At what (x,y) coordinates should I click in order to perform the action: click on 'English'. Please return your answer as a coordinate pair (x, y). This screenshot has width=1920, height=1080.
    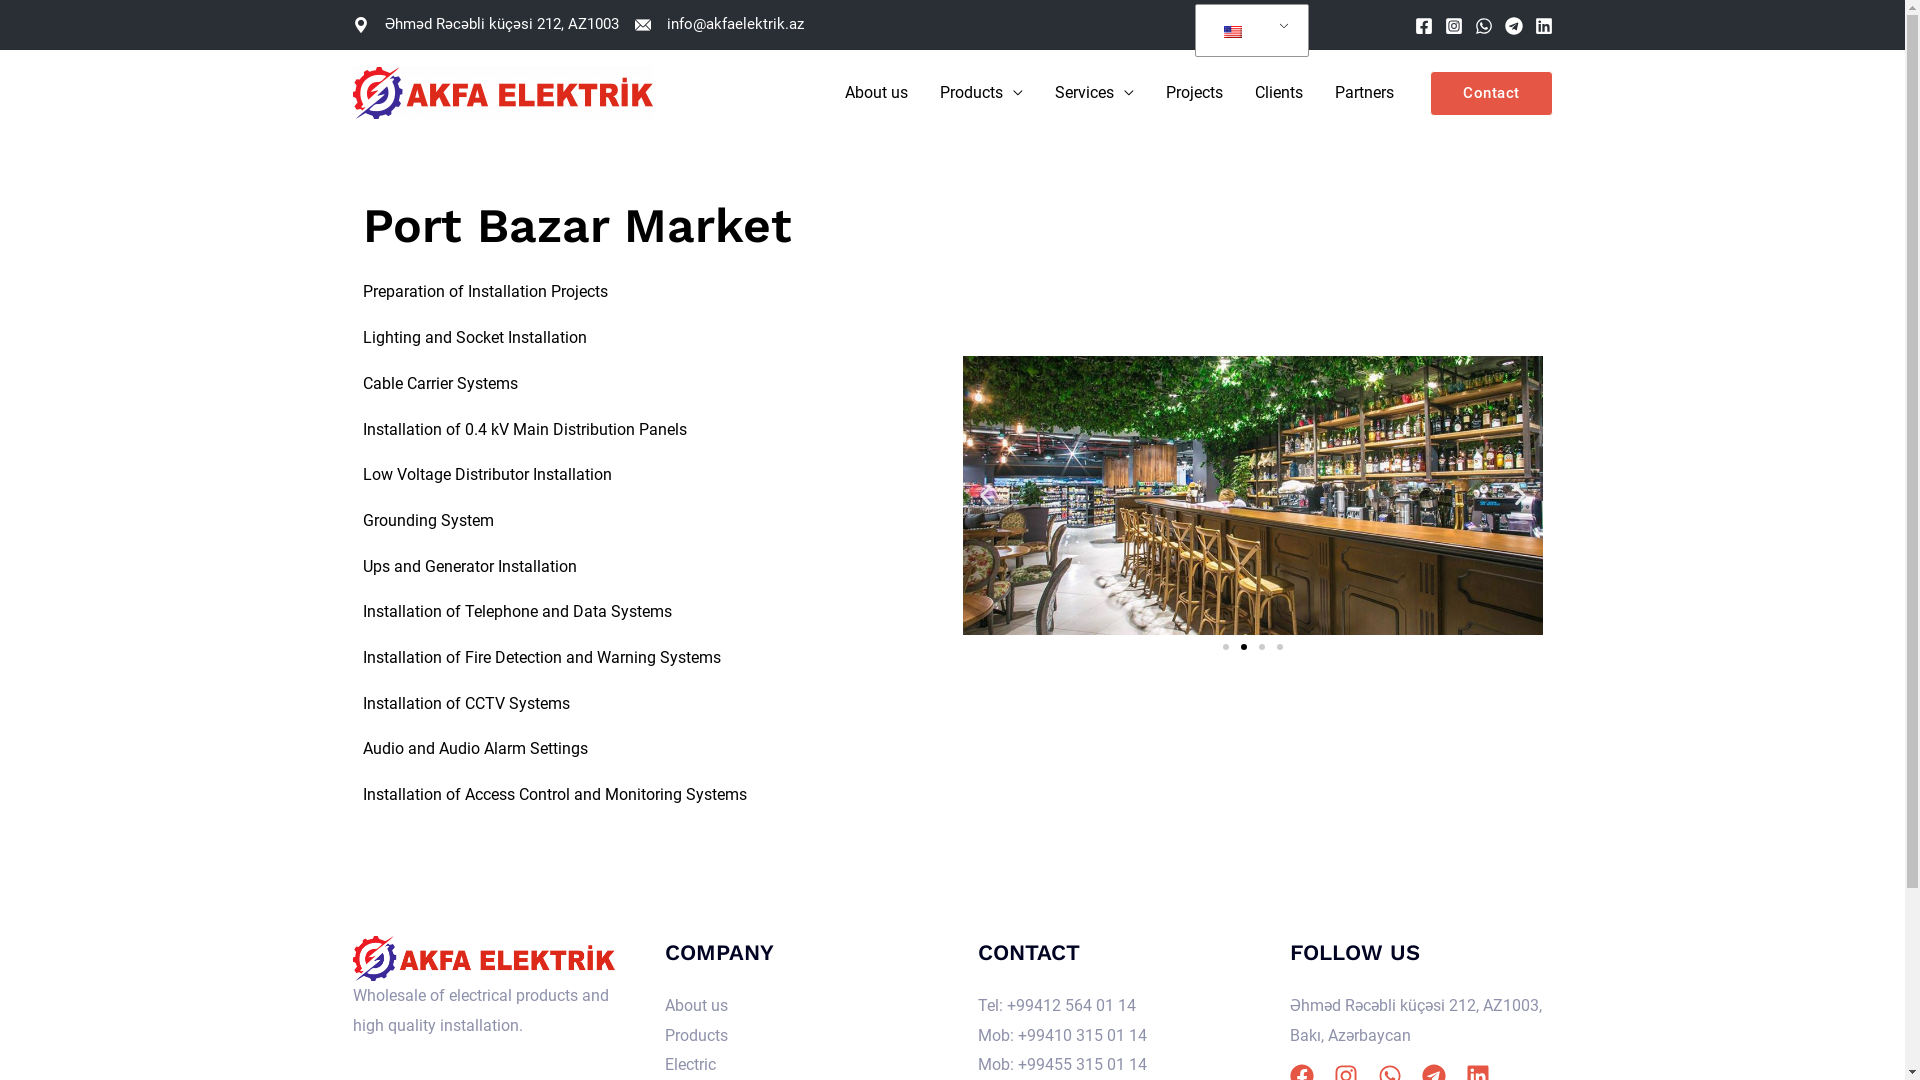
    Looking at the image, I should click on (1246, 30).